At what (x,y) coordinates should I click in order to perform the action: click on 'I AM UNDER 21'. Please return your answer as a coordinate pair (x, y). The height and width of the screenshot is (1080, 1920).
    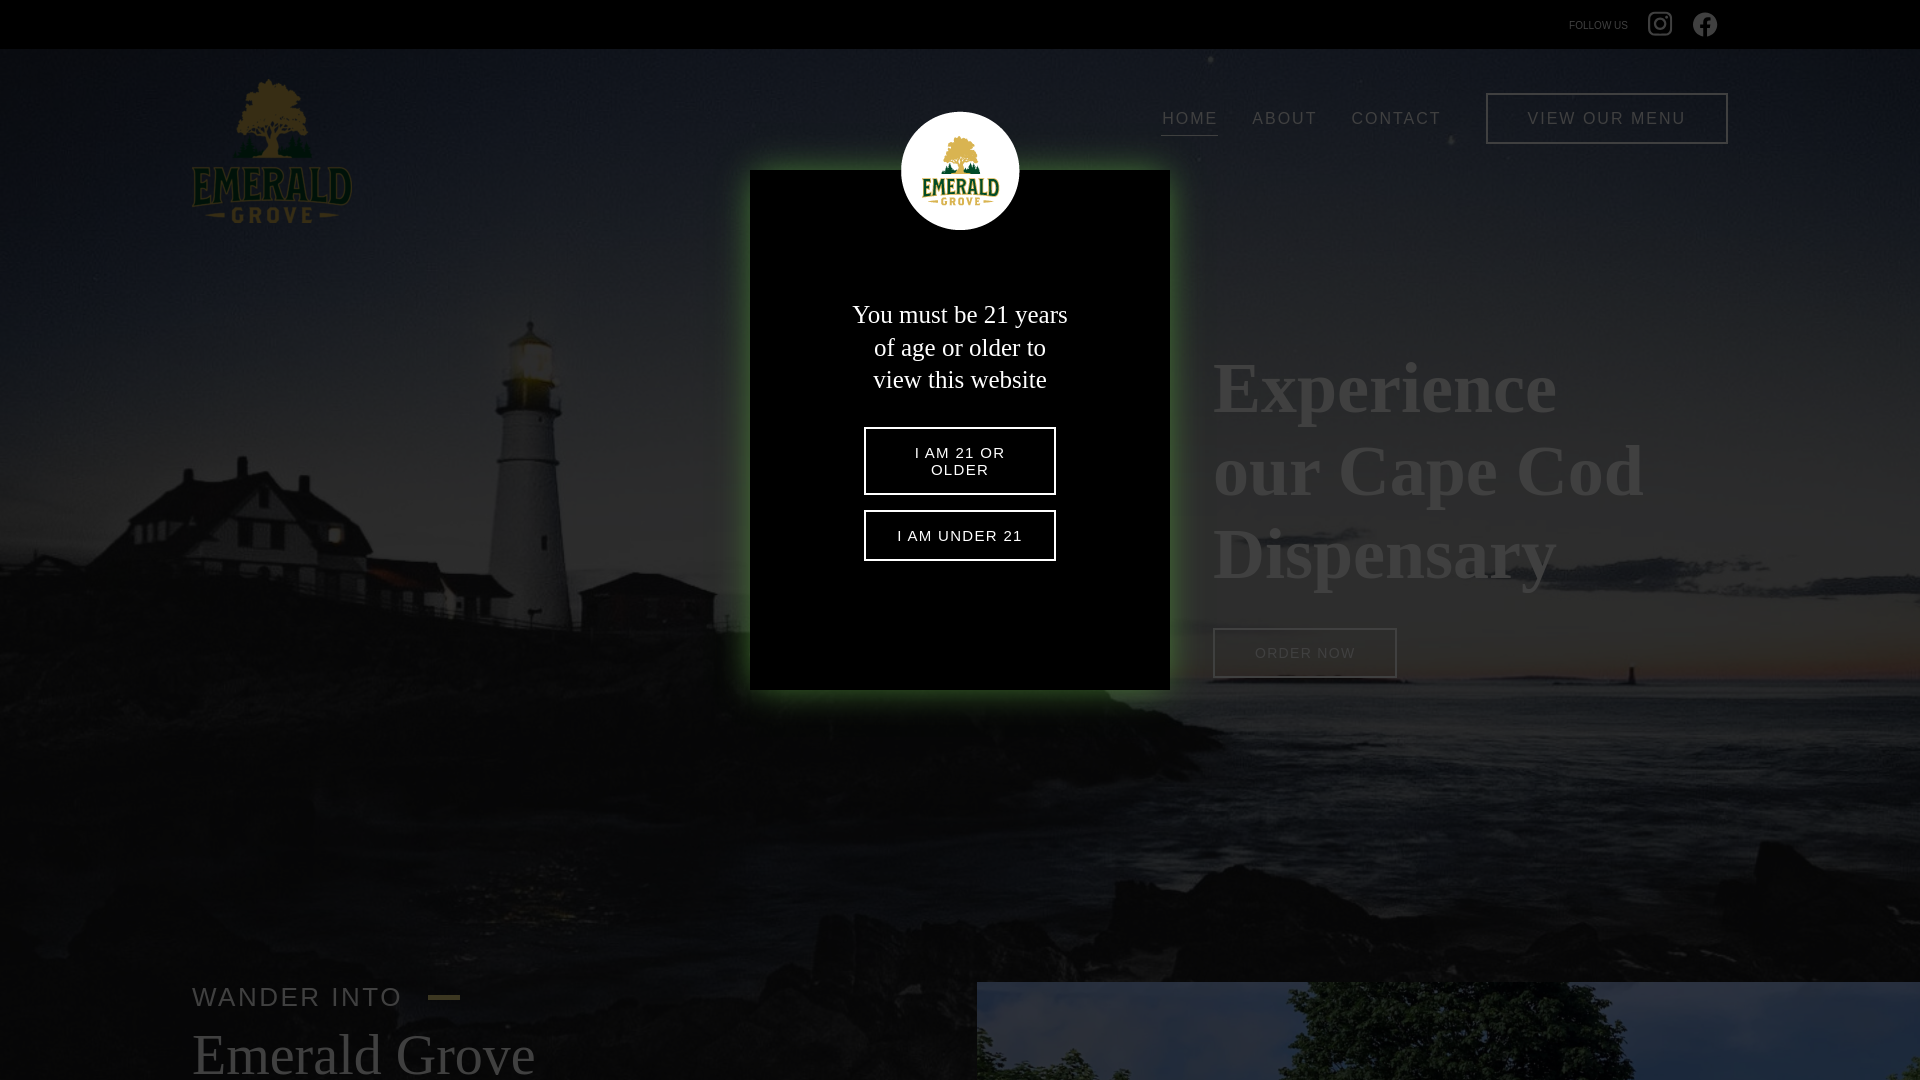
    Looking at the image, I should click on (960, 534).